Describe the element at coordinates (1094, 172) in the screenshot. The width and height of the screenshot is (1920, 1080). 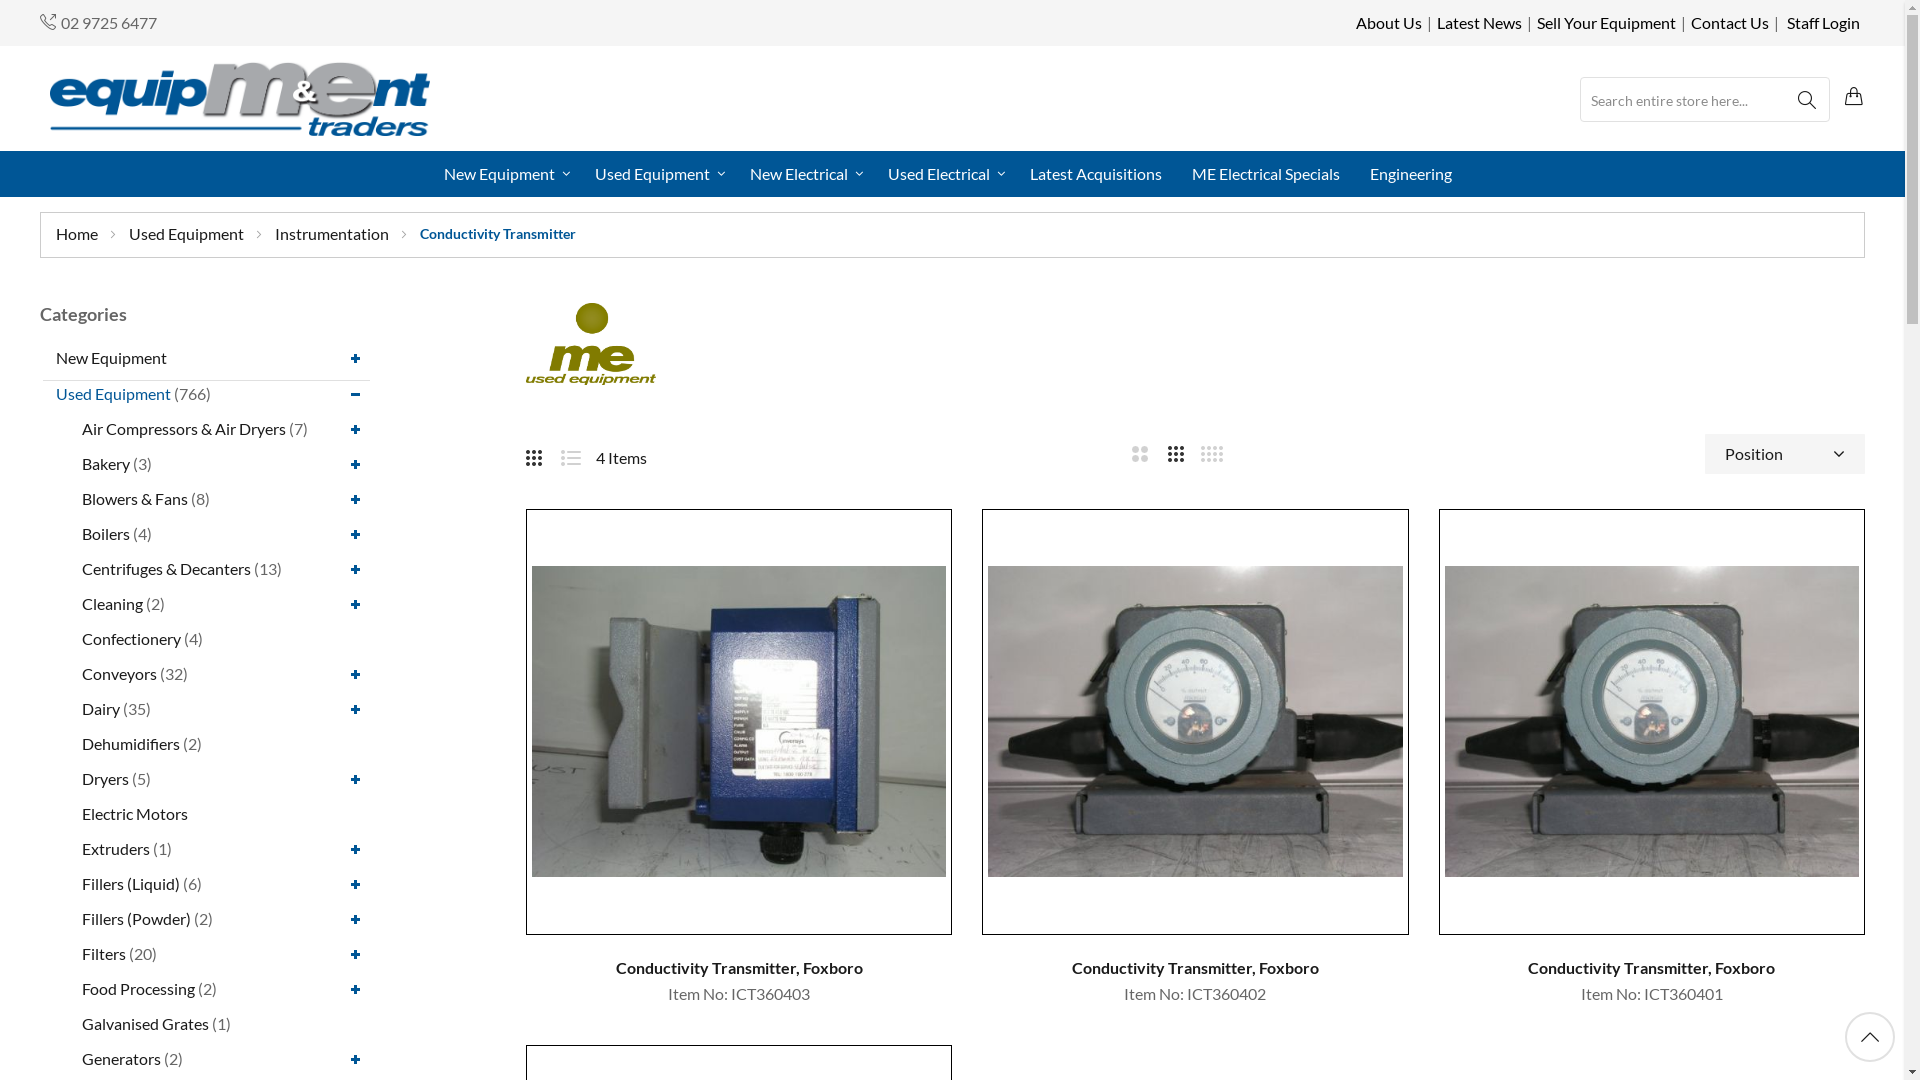
I see `'Latest Acquisitions'` at that location.